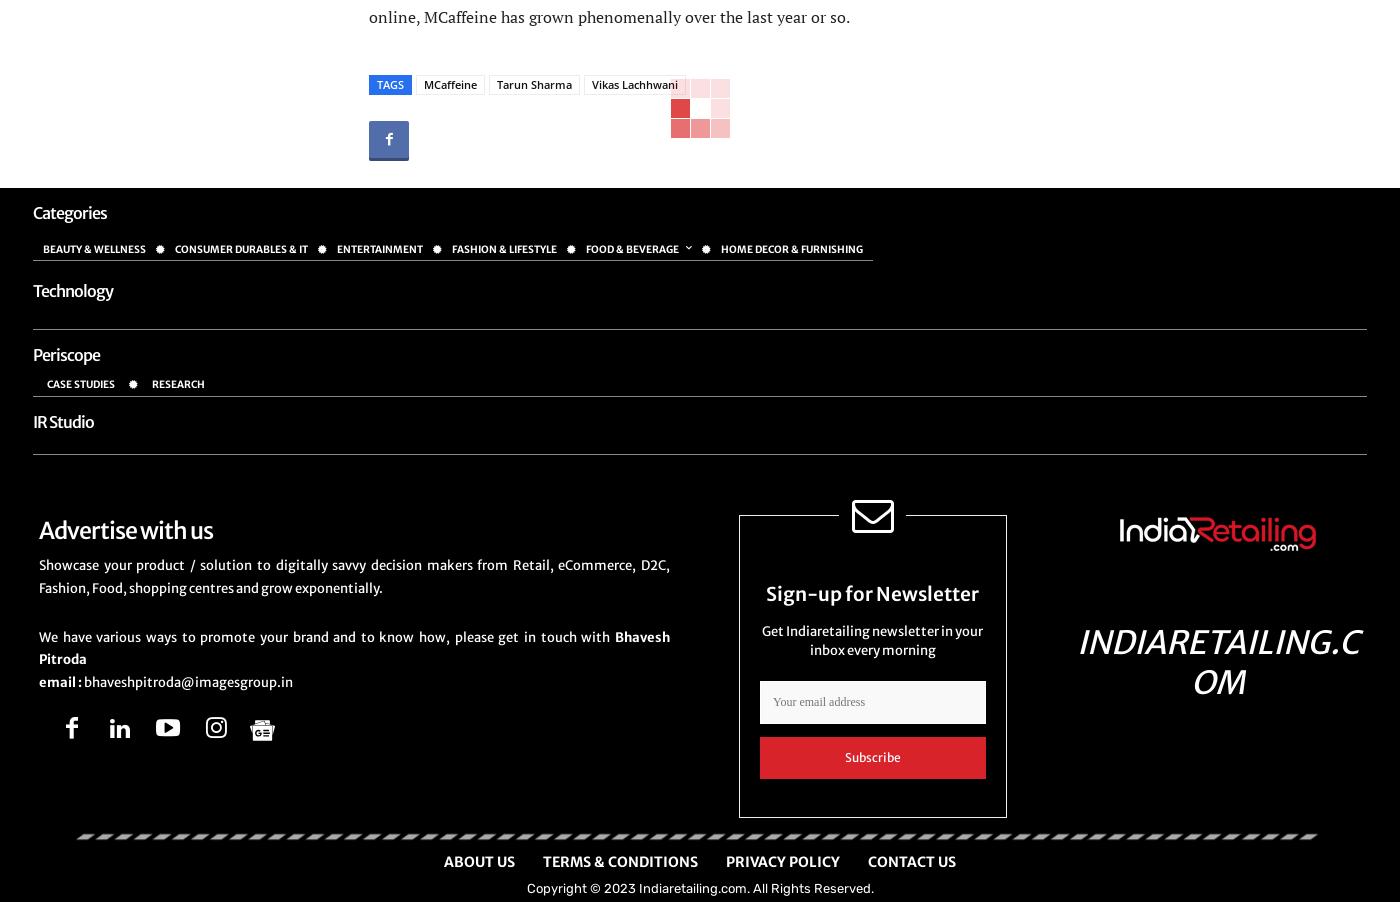 This screenshot has height=902, width=1400. What do you see at coordinates (86, 316) in the screenshot?
I see `'No menu items!'` at bounding box center [86, 316].